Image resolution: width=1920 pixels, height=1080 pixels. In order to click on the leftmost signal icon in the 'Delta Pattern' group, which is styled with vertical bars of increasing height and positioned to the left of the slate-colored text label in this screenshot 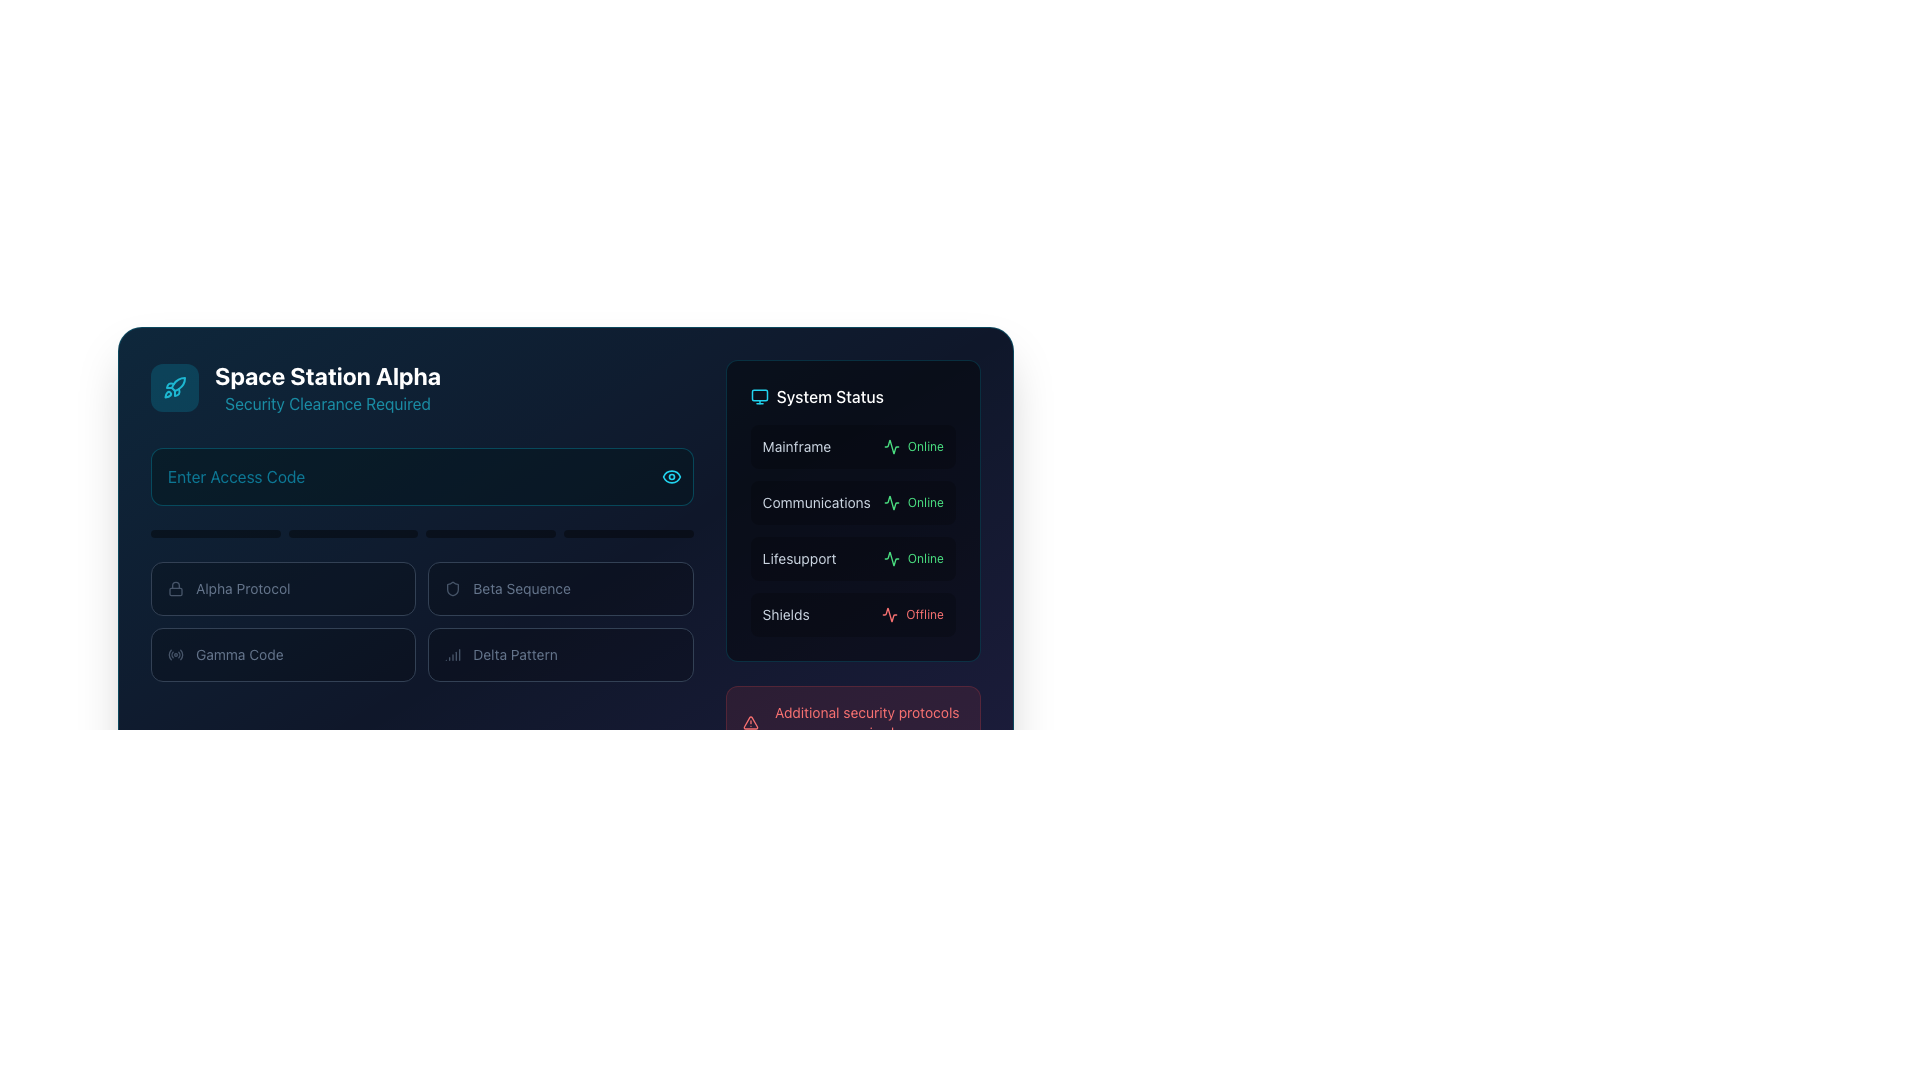, I will do `click(452, 655)`.